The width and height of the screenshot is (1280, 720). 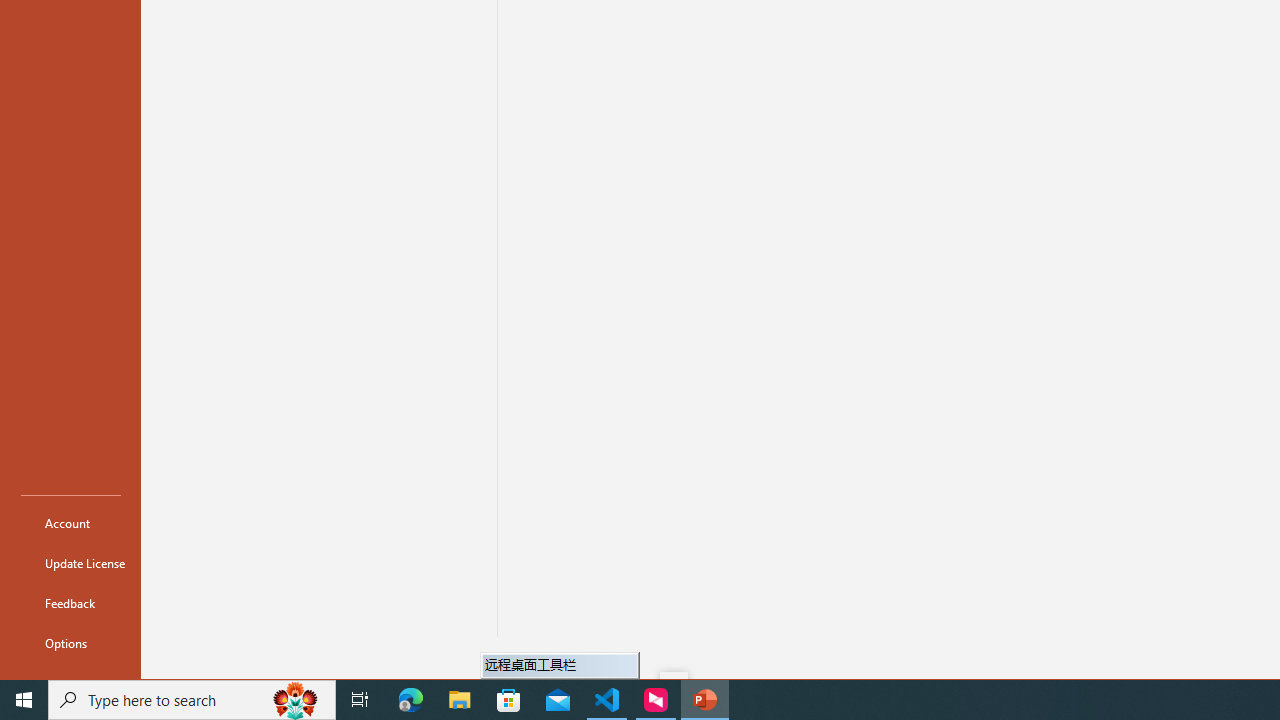 I want to click on 'Search highlights icon opens search home window', so click(x=294, y=698).